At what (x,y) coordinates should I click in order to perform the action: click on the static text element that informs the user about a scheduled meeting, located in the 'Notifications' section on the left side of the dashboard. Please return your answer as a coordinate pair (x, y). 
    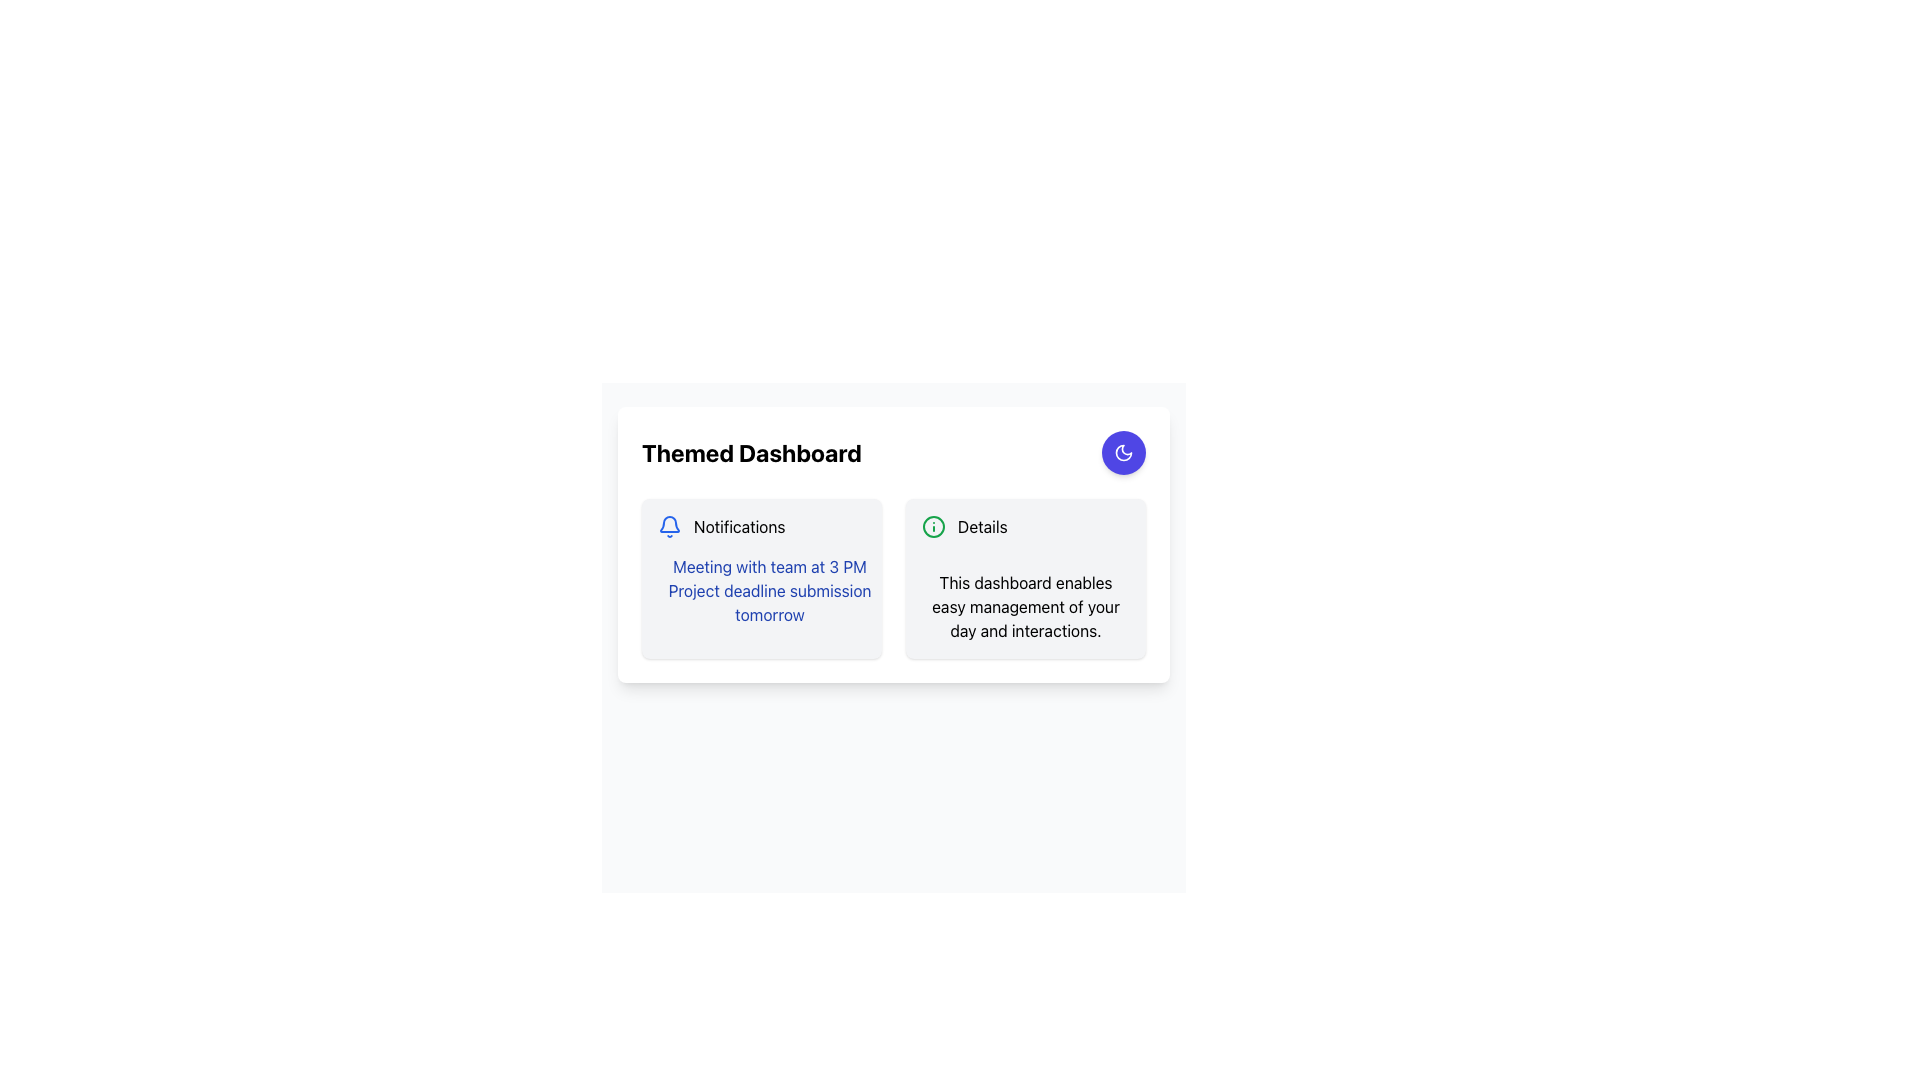
    Looking at the image, I should click on (768, 567).